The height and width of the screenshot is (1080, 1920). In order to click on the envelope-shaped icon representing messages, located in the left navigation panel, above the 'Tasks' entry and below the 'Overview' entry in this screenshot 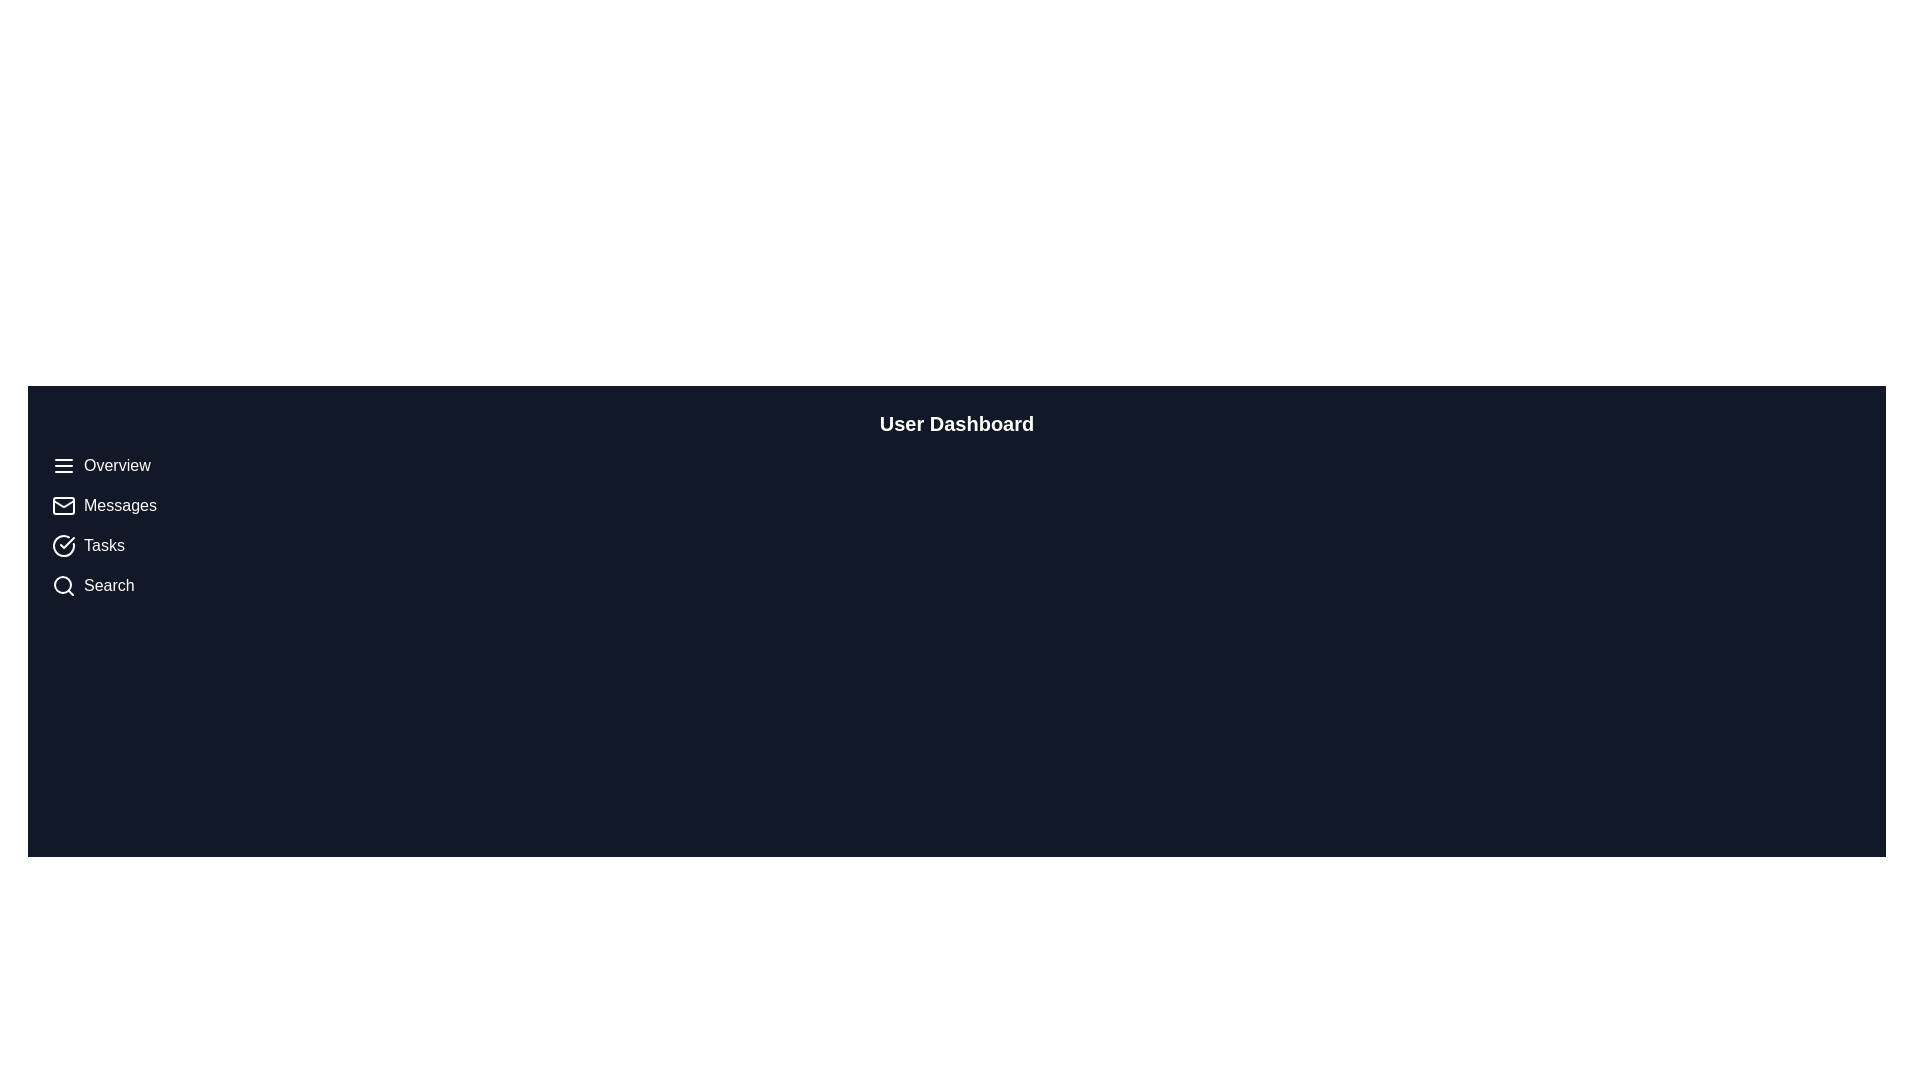, I will do `click(63, 504)`.